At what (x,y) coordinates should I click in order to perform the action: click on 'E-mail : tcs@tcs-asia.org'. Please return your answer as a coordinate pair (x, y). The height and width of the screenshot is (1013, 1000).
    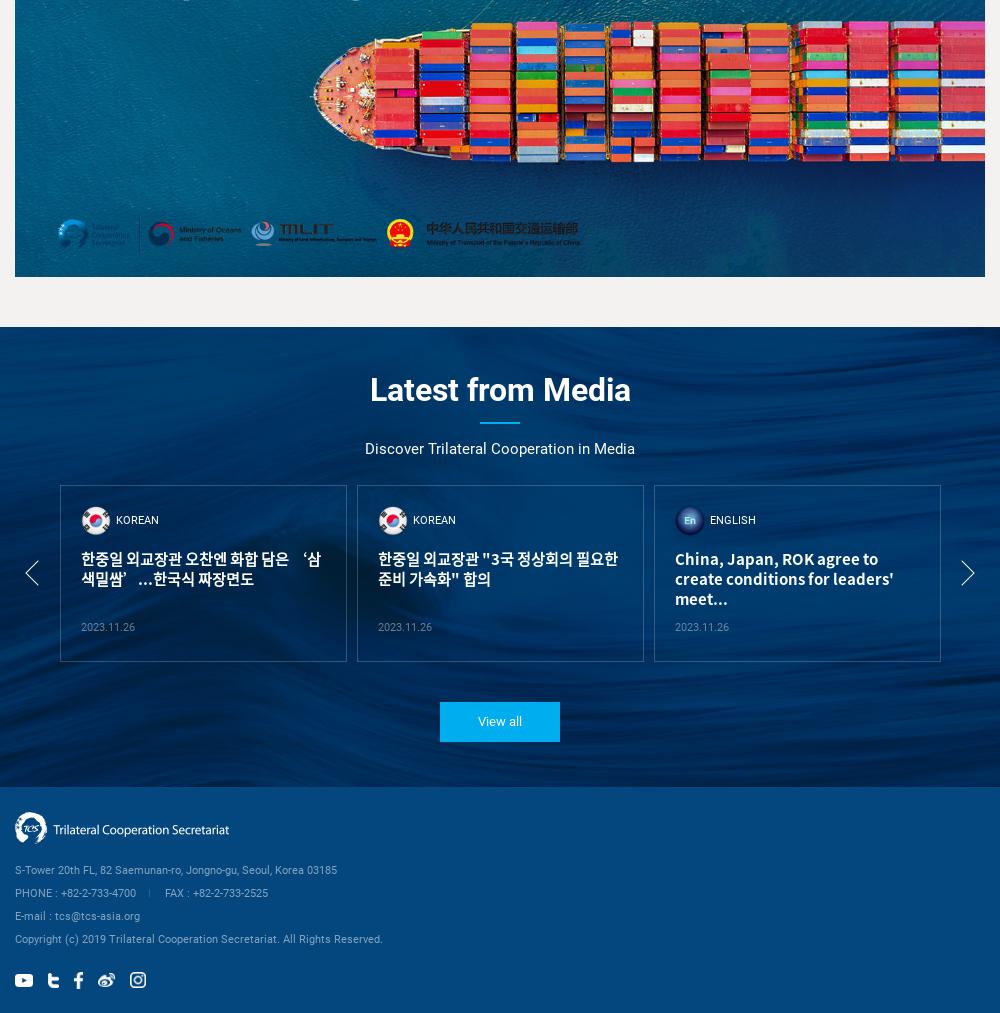
    Looking at the image, I should click on (15, 915).